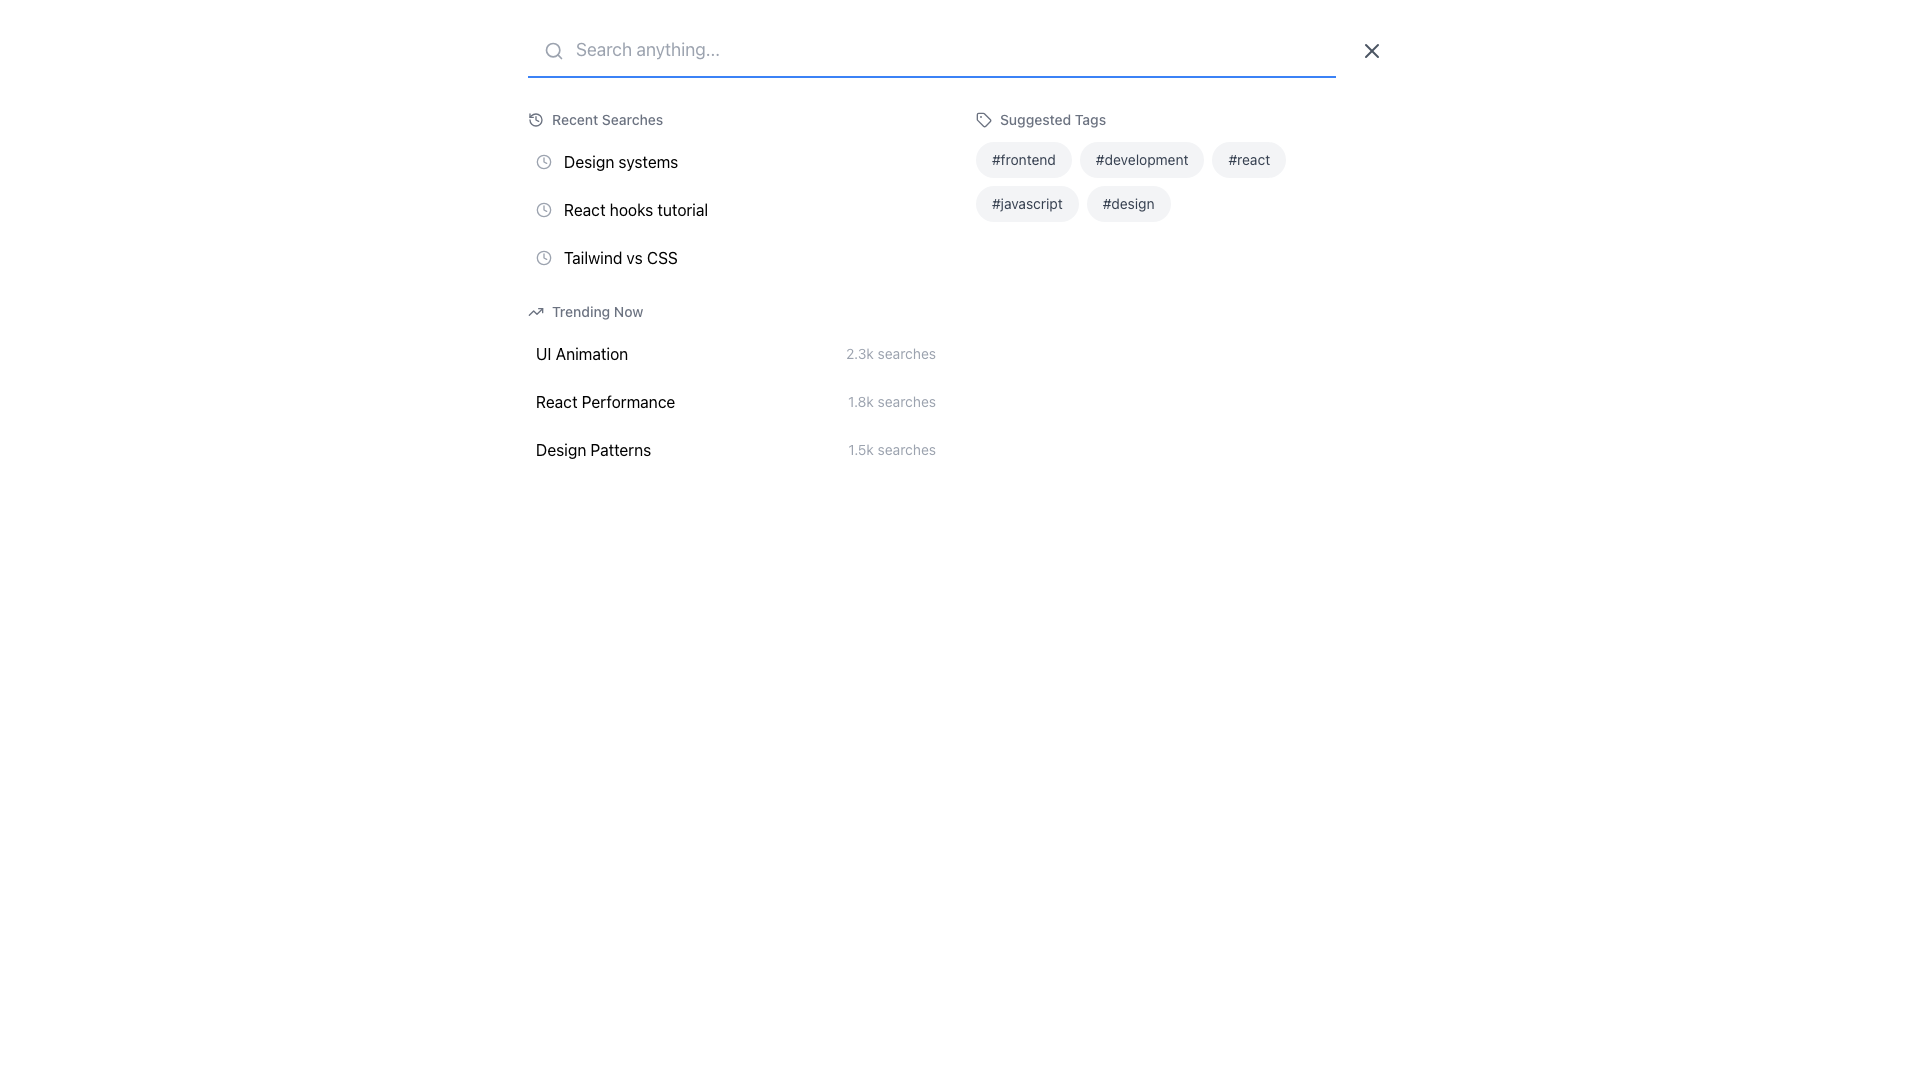 The image size is (1920, 1080). What do you see at coordinates (734, 450) in the screenshot?
I see `the third clickable list item labeled 'Design Patterns' under the 'Trending Now' section to see a context menu, if applicable` at bounding box center [734, 450].